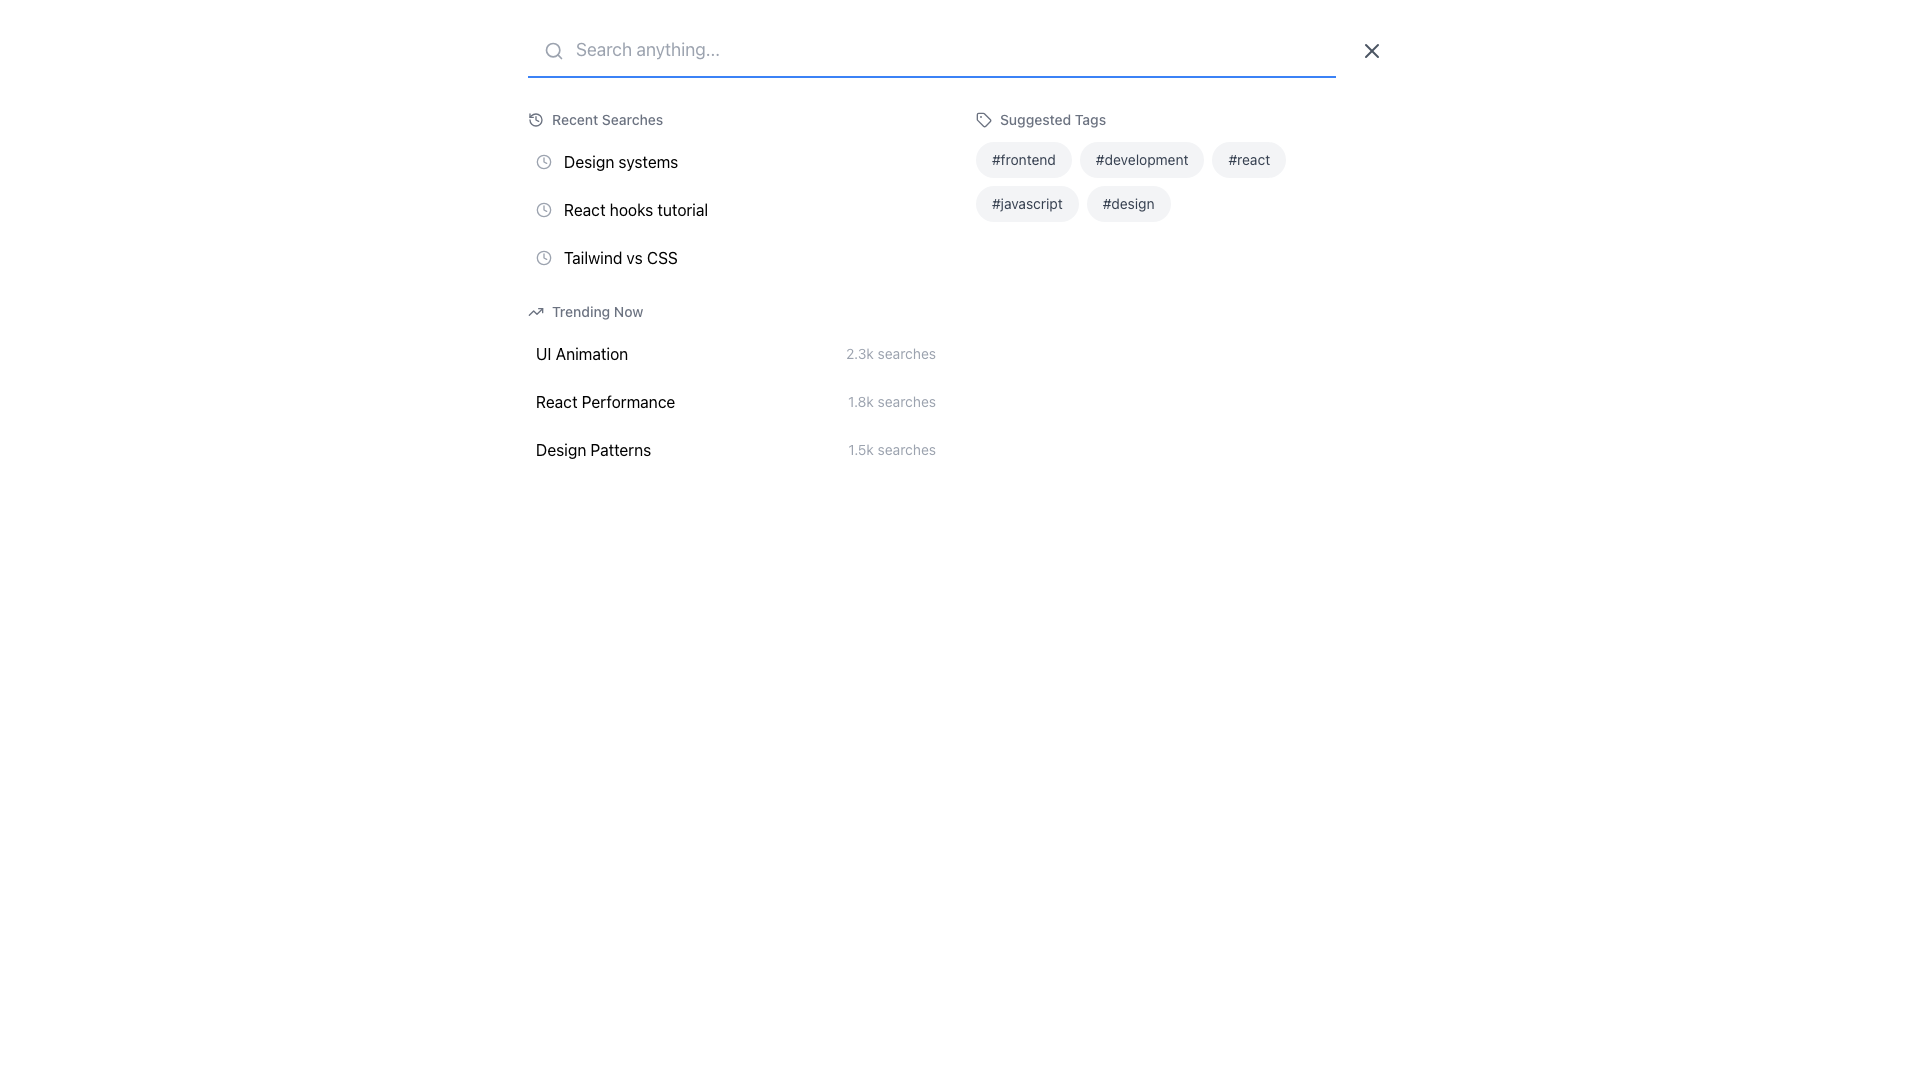 The image size is (1920, 1080). What do you see at coordinates (734, 450) in the screenshot?
I see `the third clickable list item labeled 'Design Patterns' under the 'Trending Now' section to see a context menu, if applicable` at bounding box center [734, 450].